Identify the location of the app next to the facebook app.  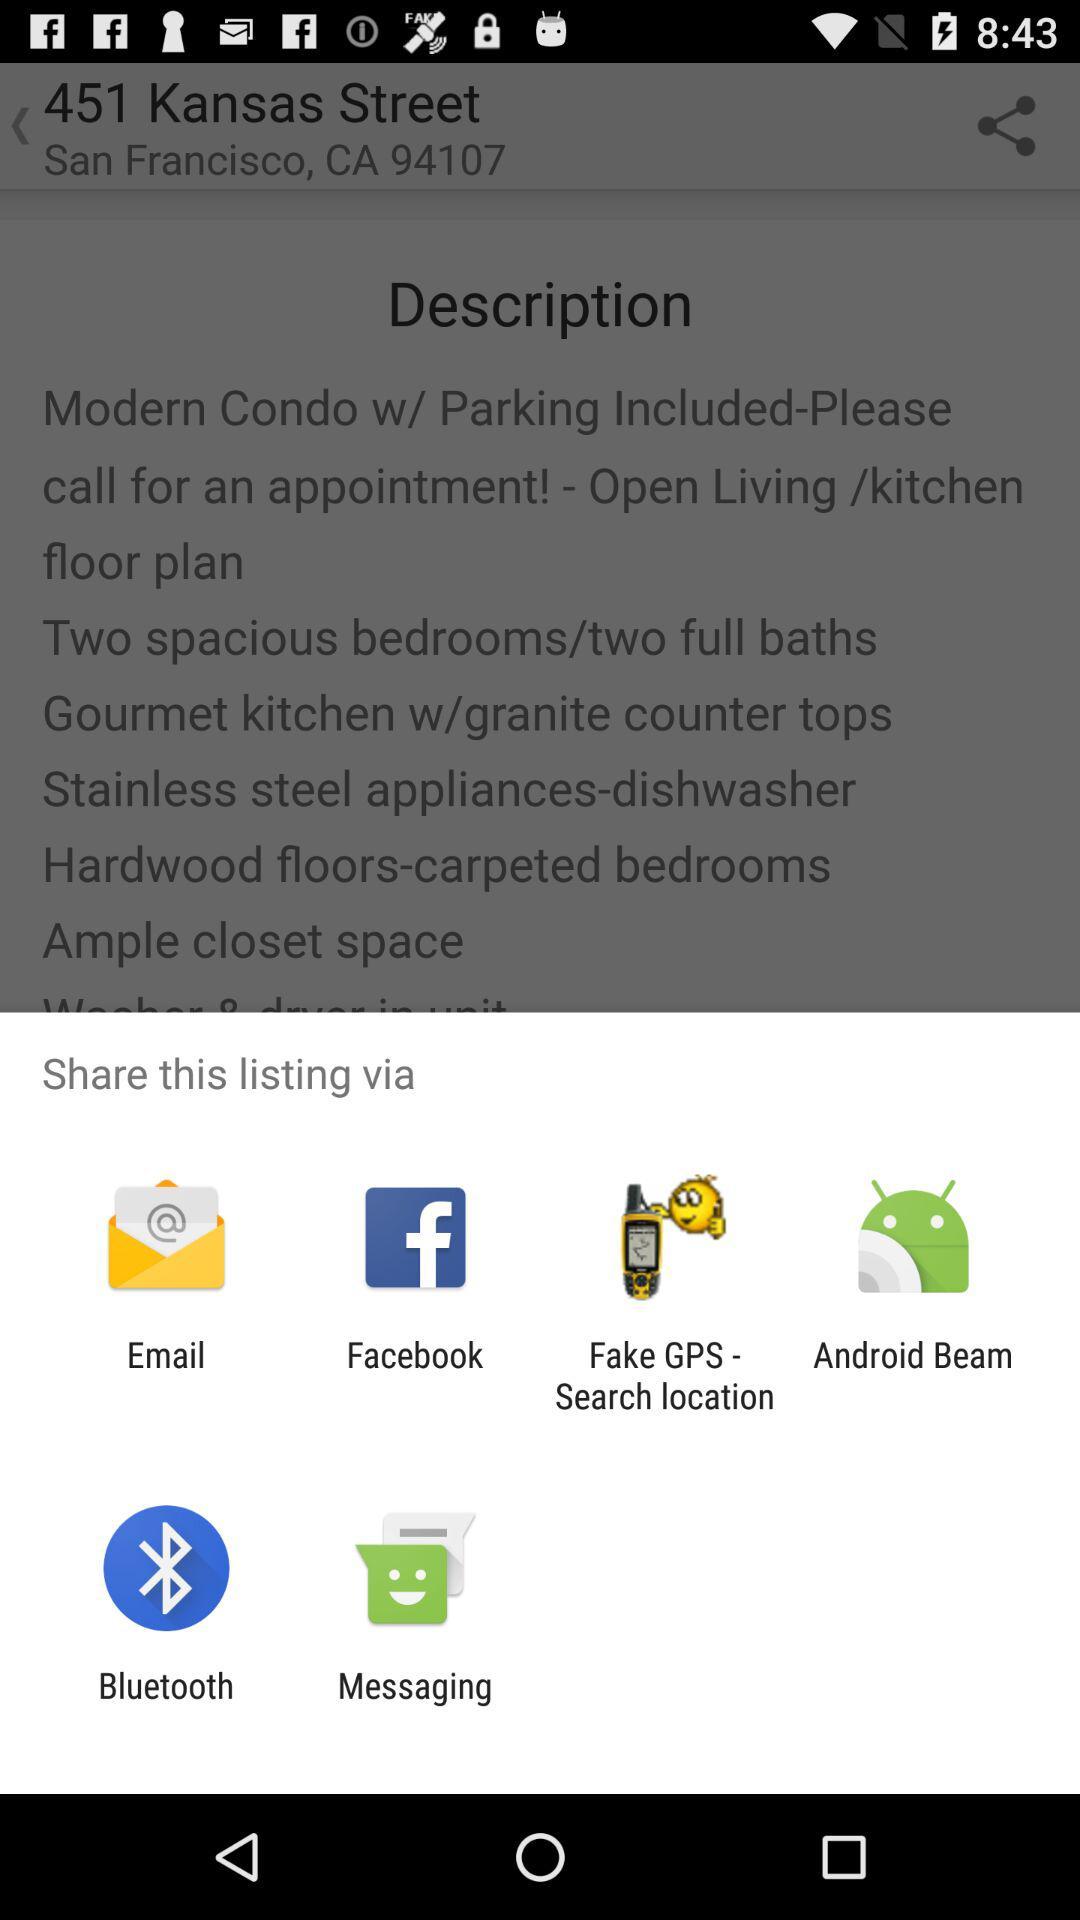
(165, 1374).